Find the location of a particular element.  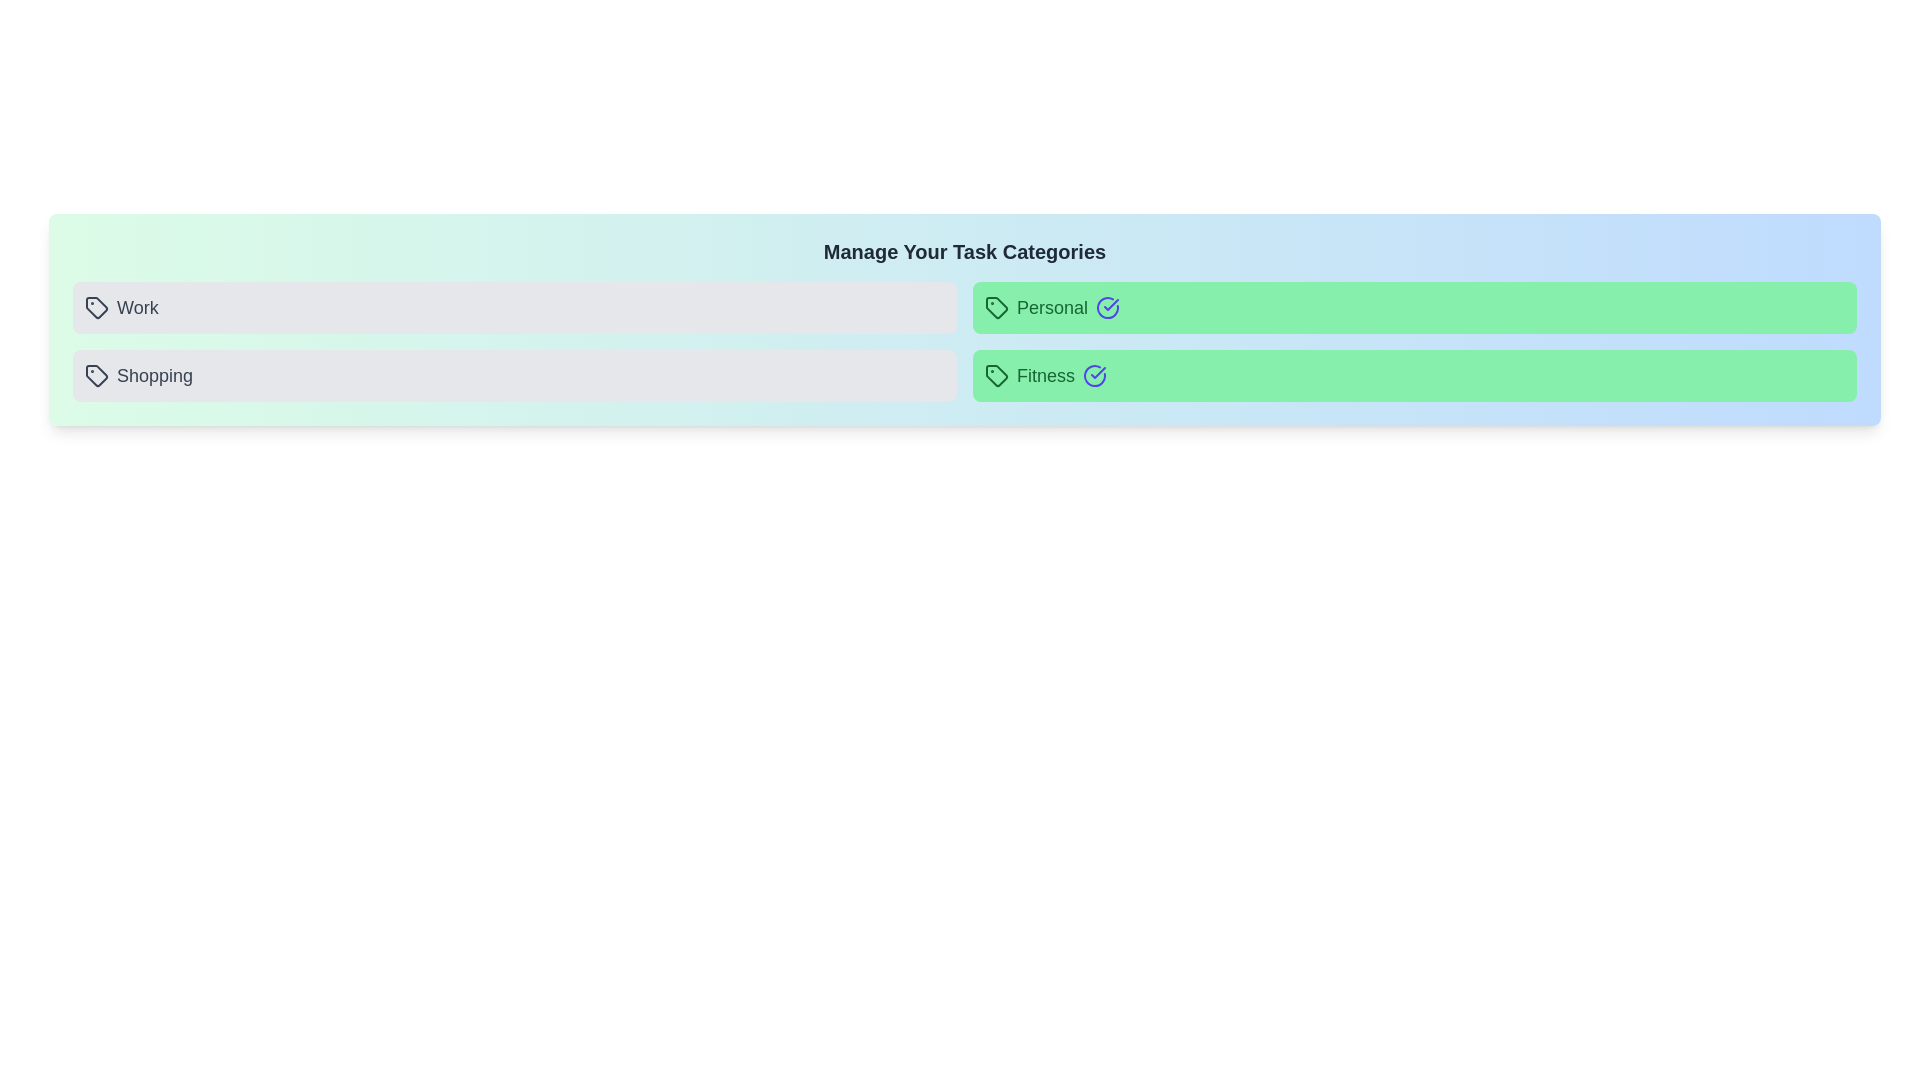

the category Personal by clicking on it is located at coordinates (1414, 308).